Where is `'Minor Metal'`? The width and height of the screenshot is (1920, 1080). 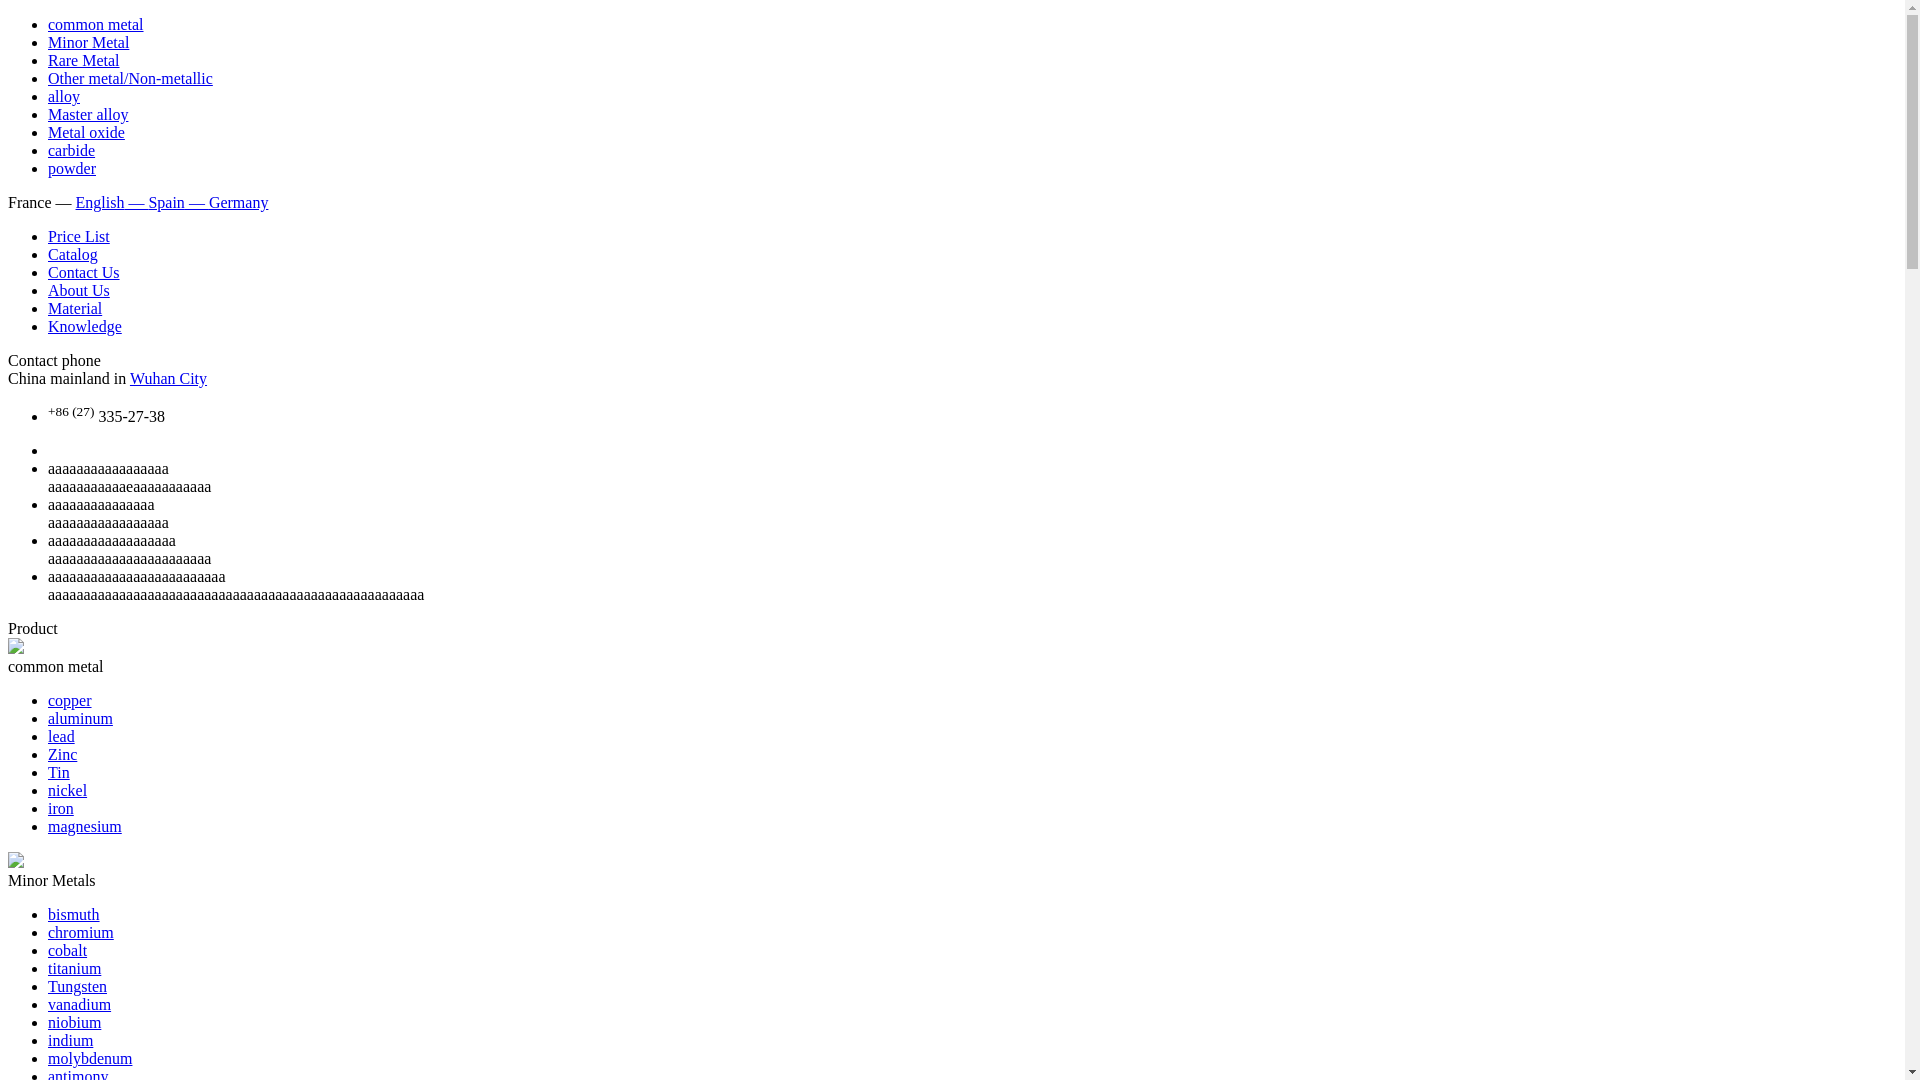
'Minor Metal' is located at coordinates (87, 42).